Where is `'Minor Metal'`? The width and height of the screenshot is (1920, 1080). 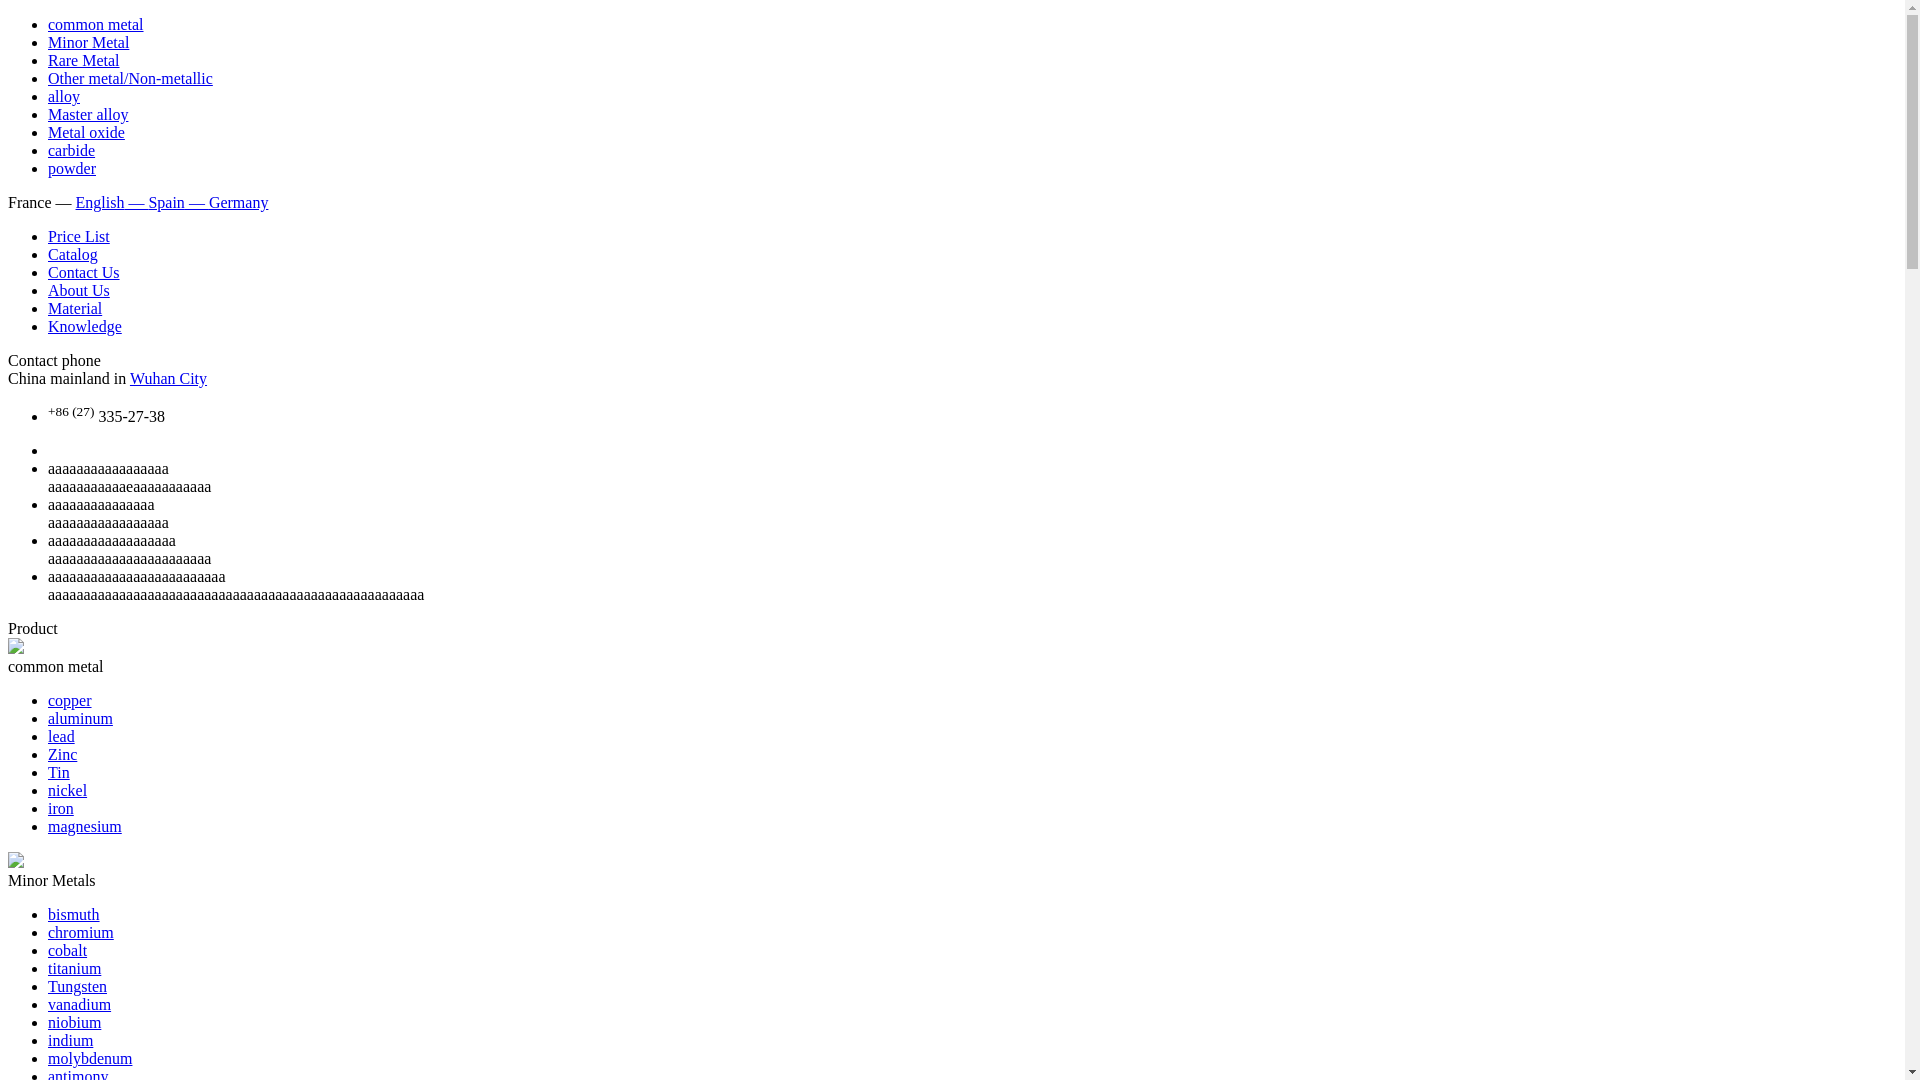
'Minor Metal' is located at coordinates (87, 42).